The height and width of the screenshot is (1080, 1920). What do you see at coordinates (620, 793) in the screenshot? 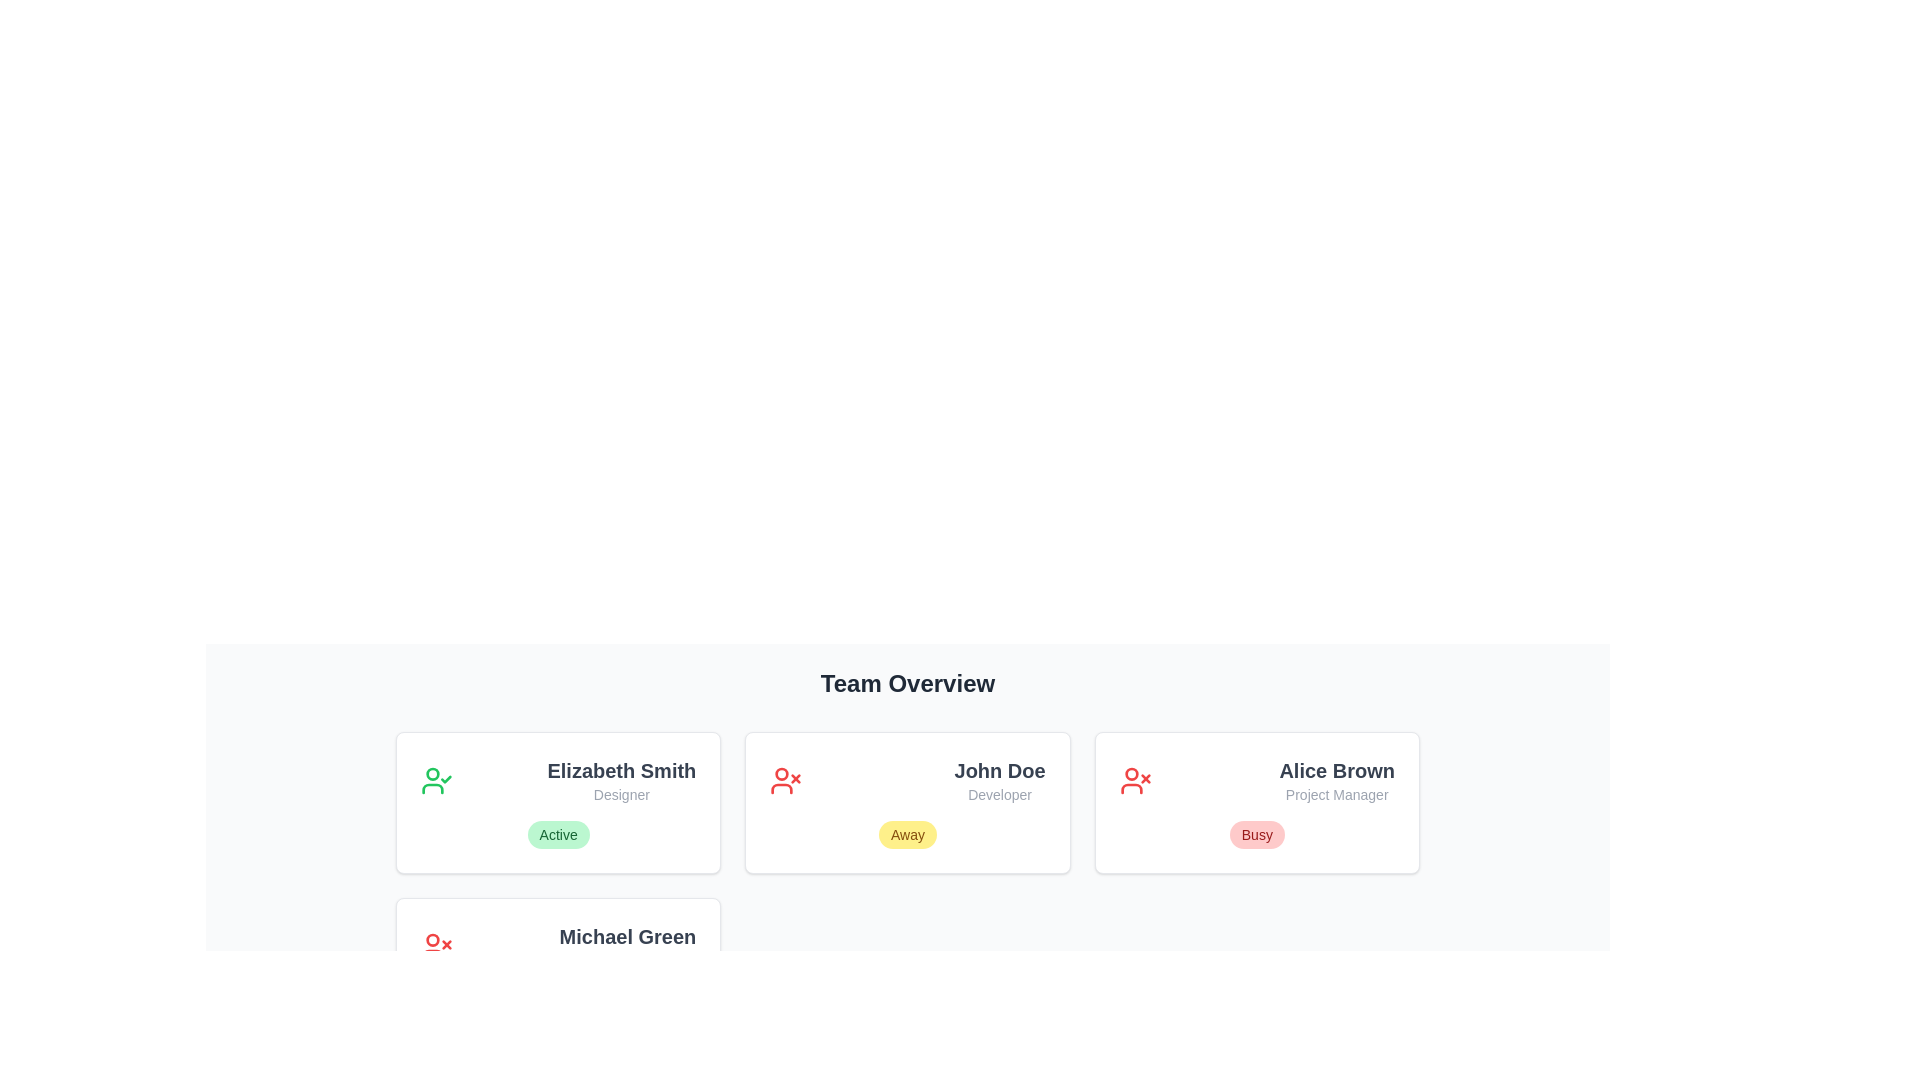
I see `the text label displaying 'Designer', which is positioned below 'Elizabeth Smith' in the middle card of the first row in the grid layout` at bounding box center [620, 793].